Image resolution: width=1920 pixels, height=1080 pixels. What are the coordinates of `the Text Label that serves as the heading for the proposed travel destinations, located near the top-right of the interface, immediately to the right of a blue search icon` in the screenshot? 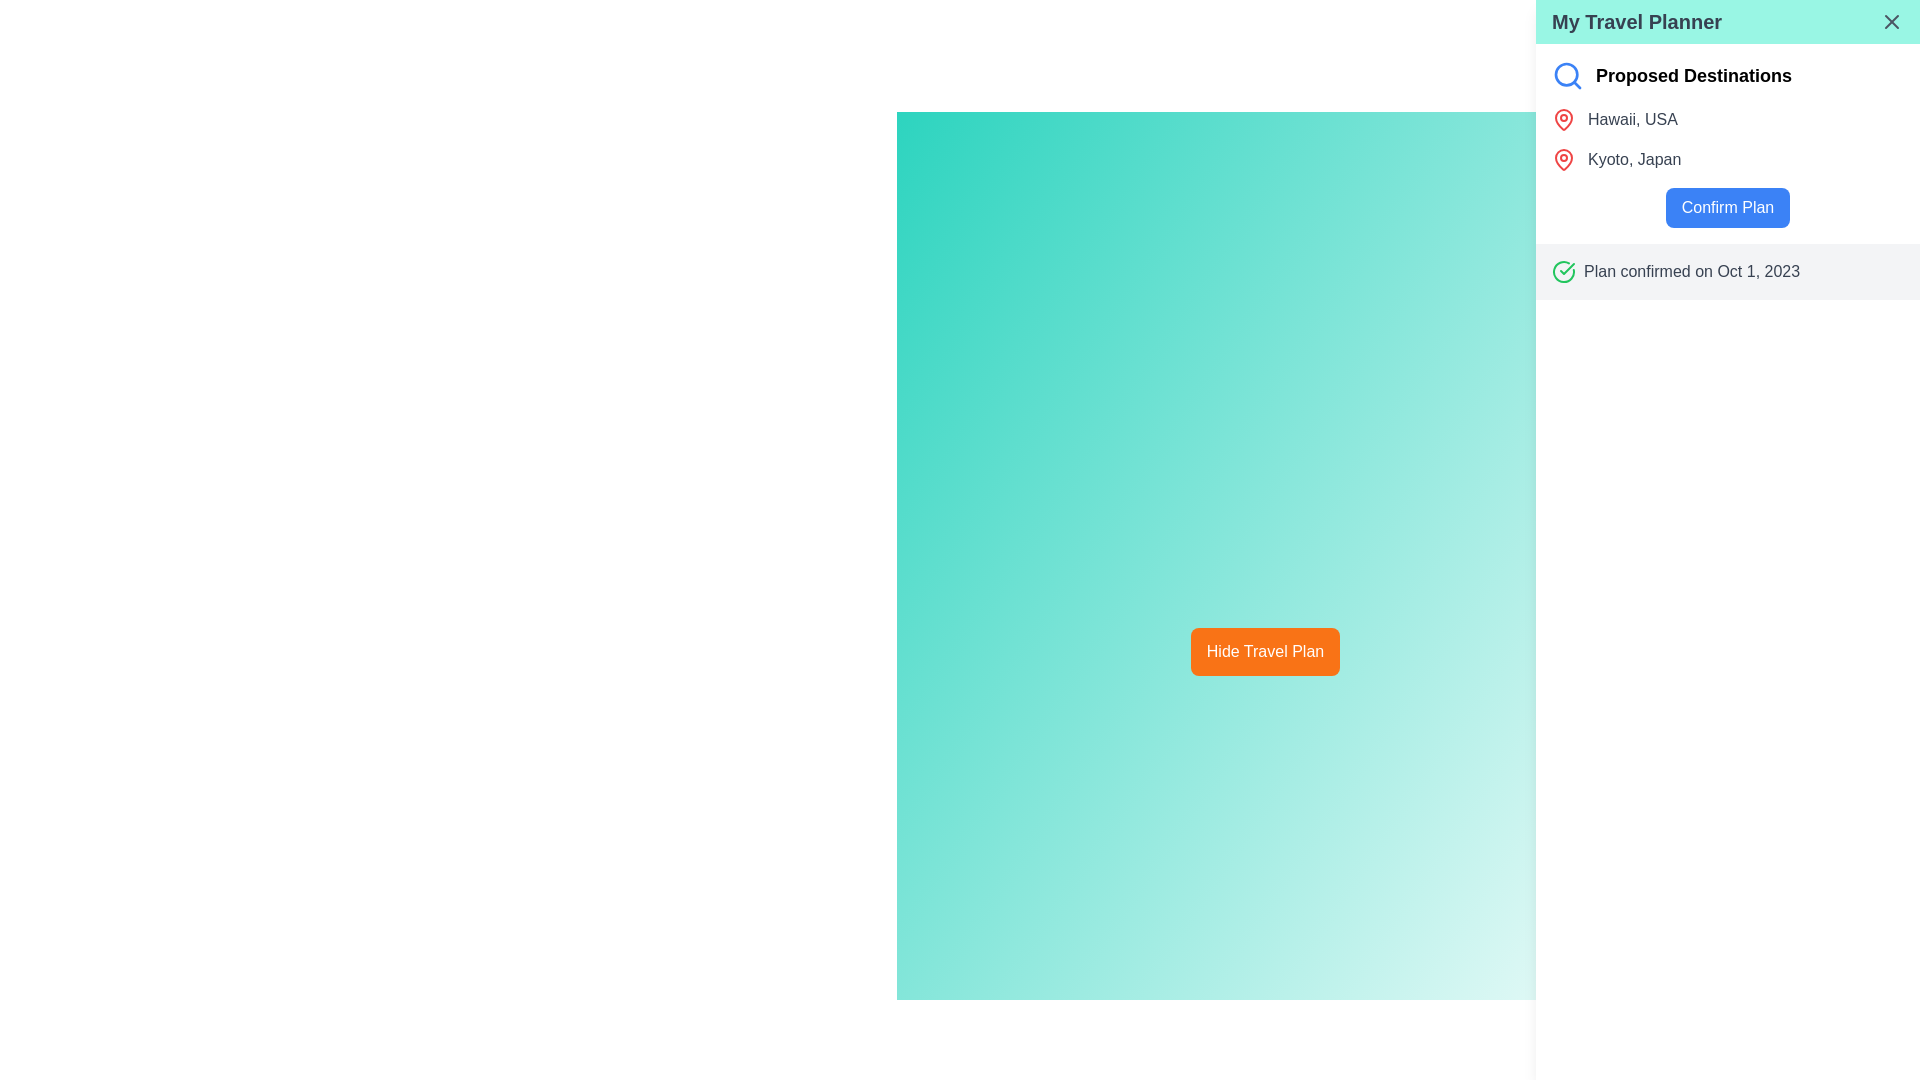 It's located at (1693, 75).